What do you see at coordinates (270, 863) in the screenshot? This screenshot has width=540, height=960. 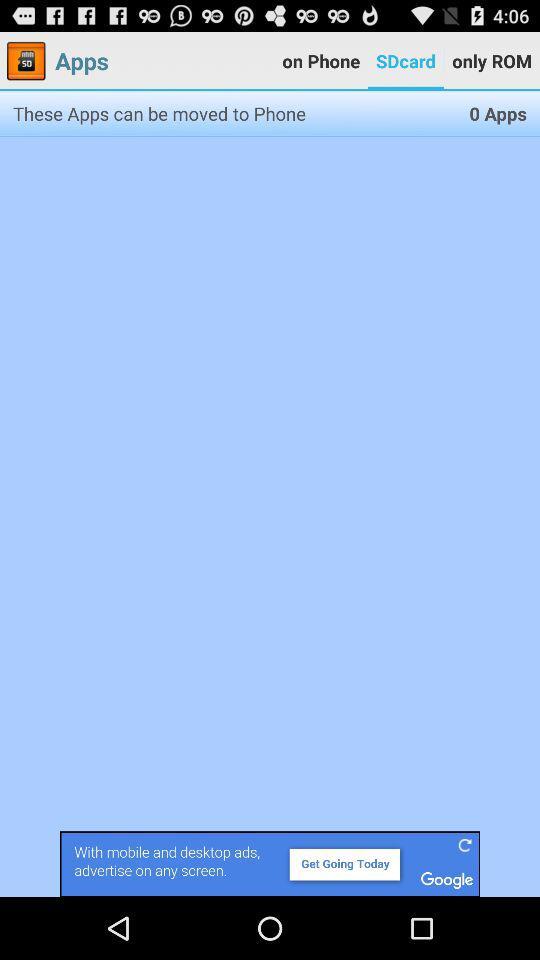 I see `click advertisement` at bounding box center [270, 863].